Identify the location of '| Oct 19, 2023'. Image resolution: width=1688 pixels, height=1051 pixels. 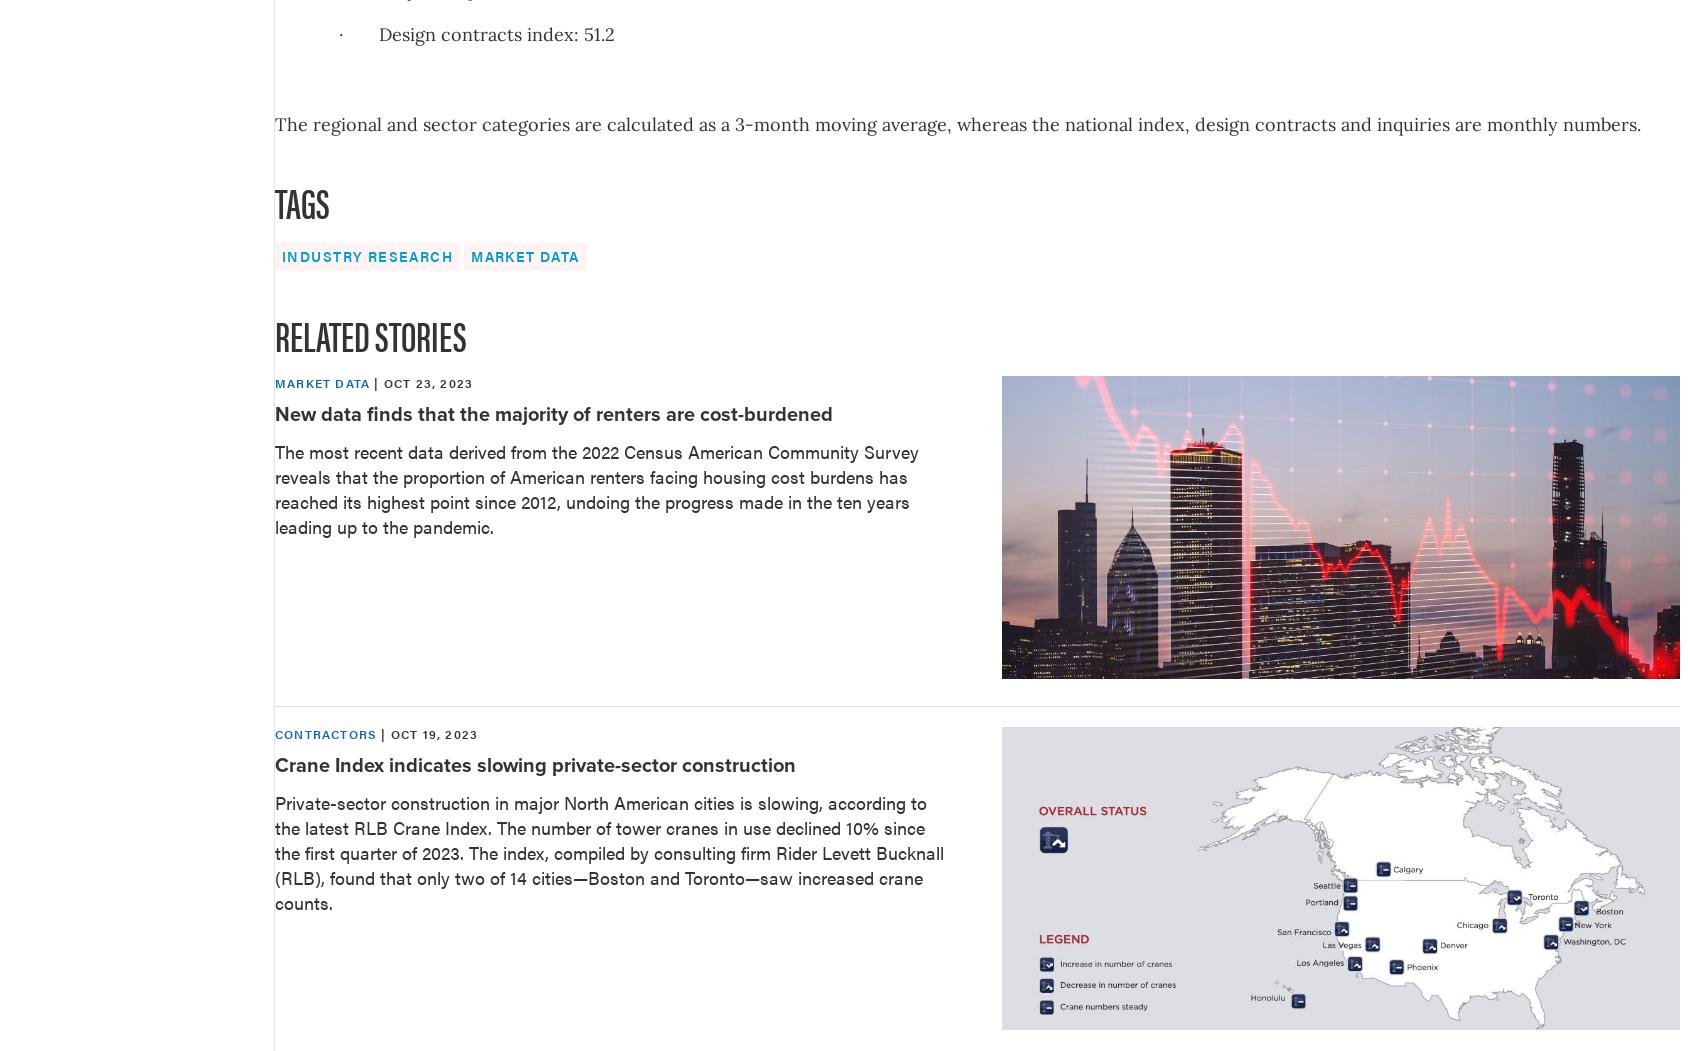
(426, 734).